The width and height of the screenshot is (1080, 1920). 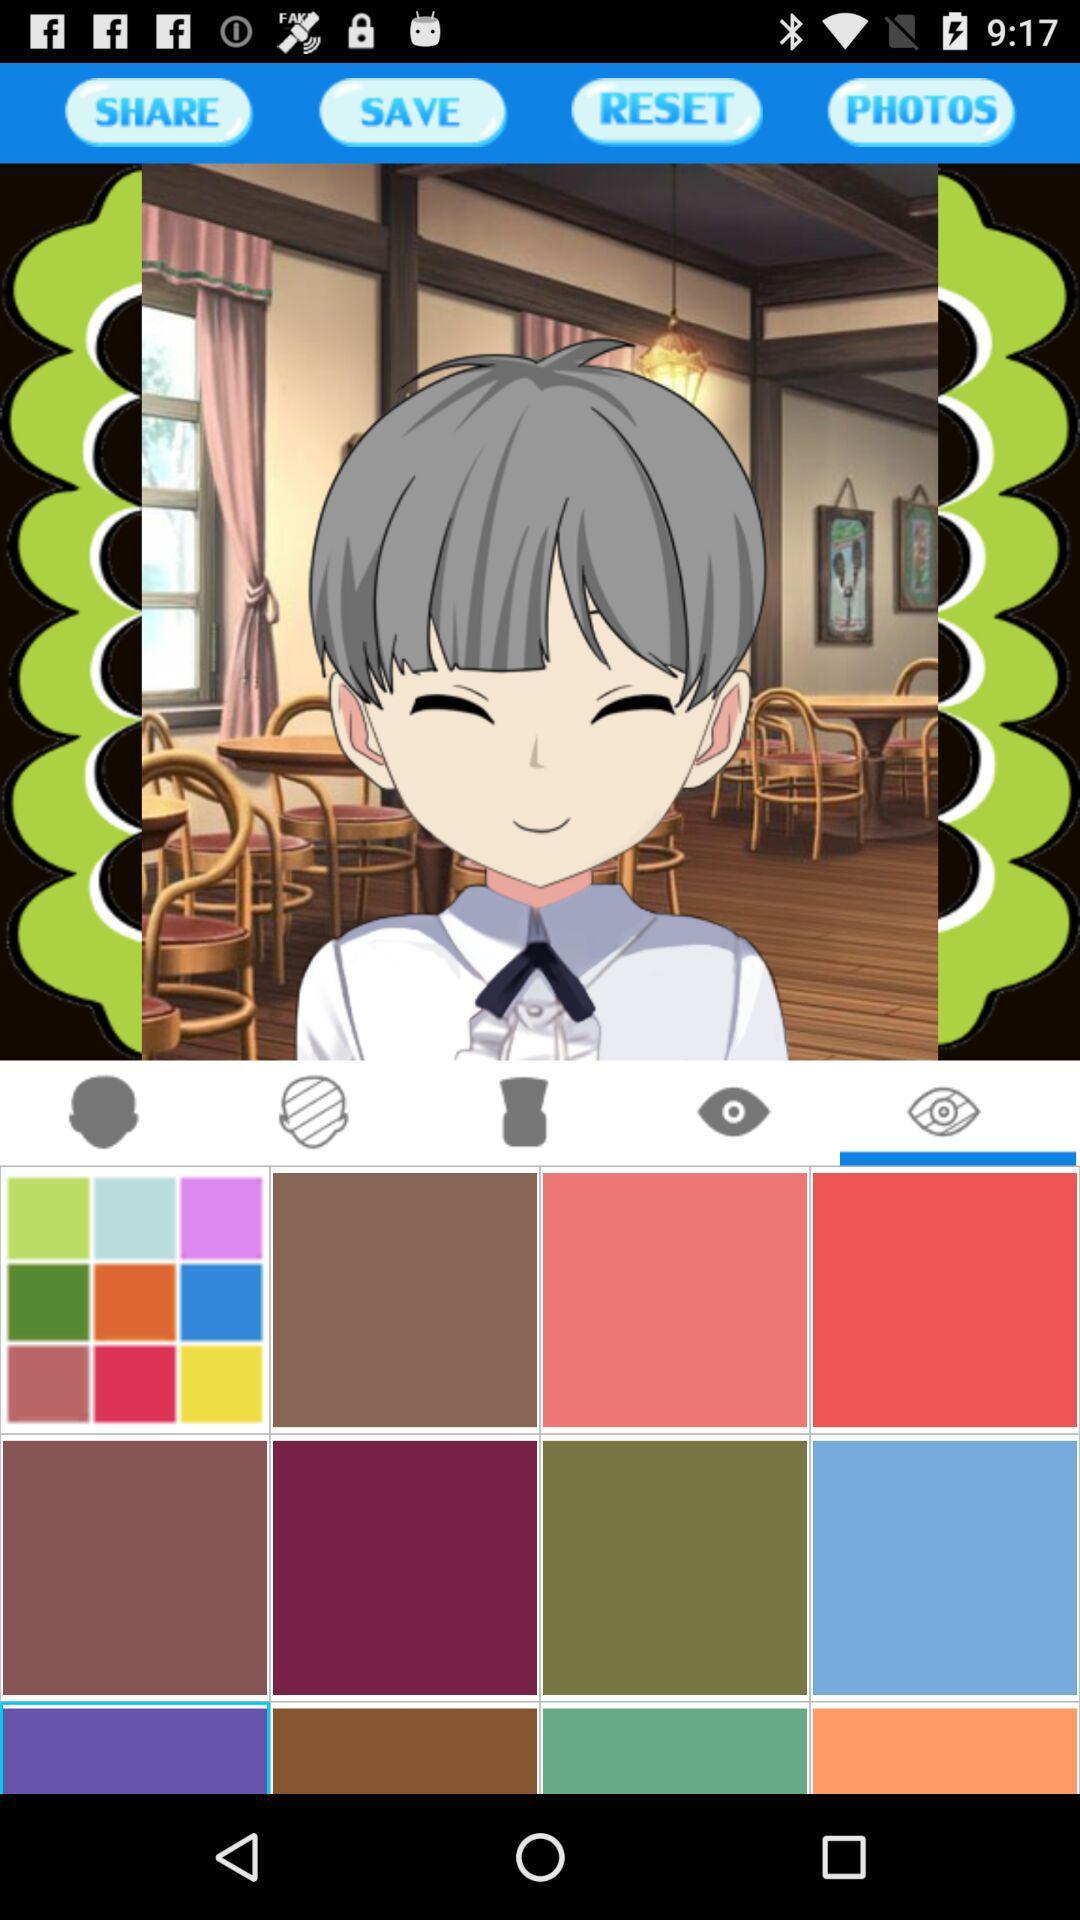 I want to click on autoplay option, so click(x=104, y=1112).